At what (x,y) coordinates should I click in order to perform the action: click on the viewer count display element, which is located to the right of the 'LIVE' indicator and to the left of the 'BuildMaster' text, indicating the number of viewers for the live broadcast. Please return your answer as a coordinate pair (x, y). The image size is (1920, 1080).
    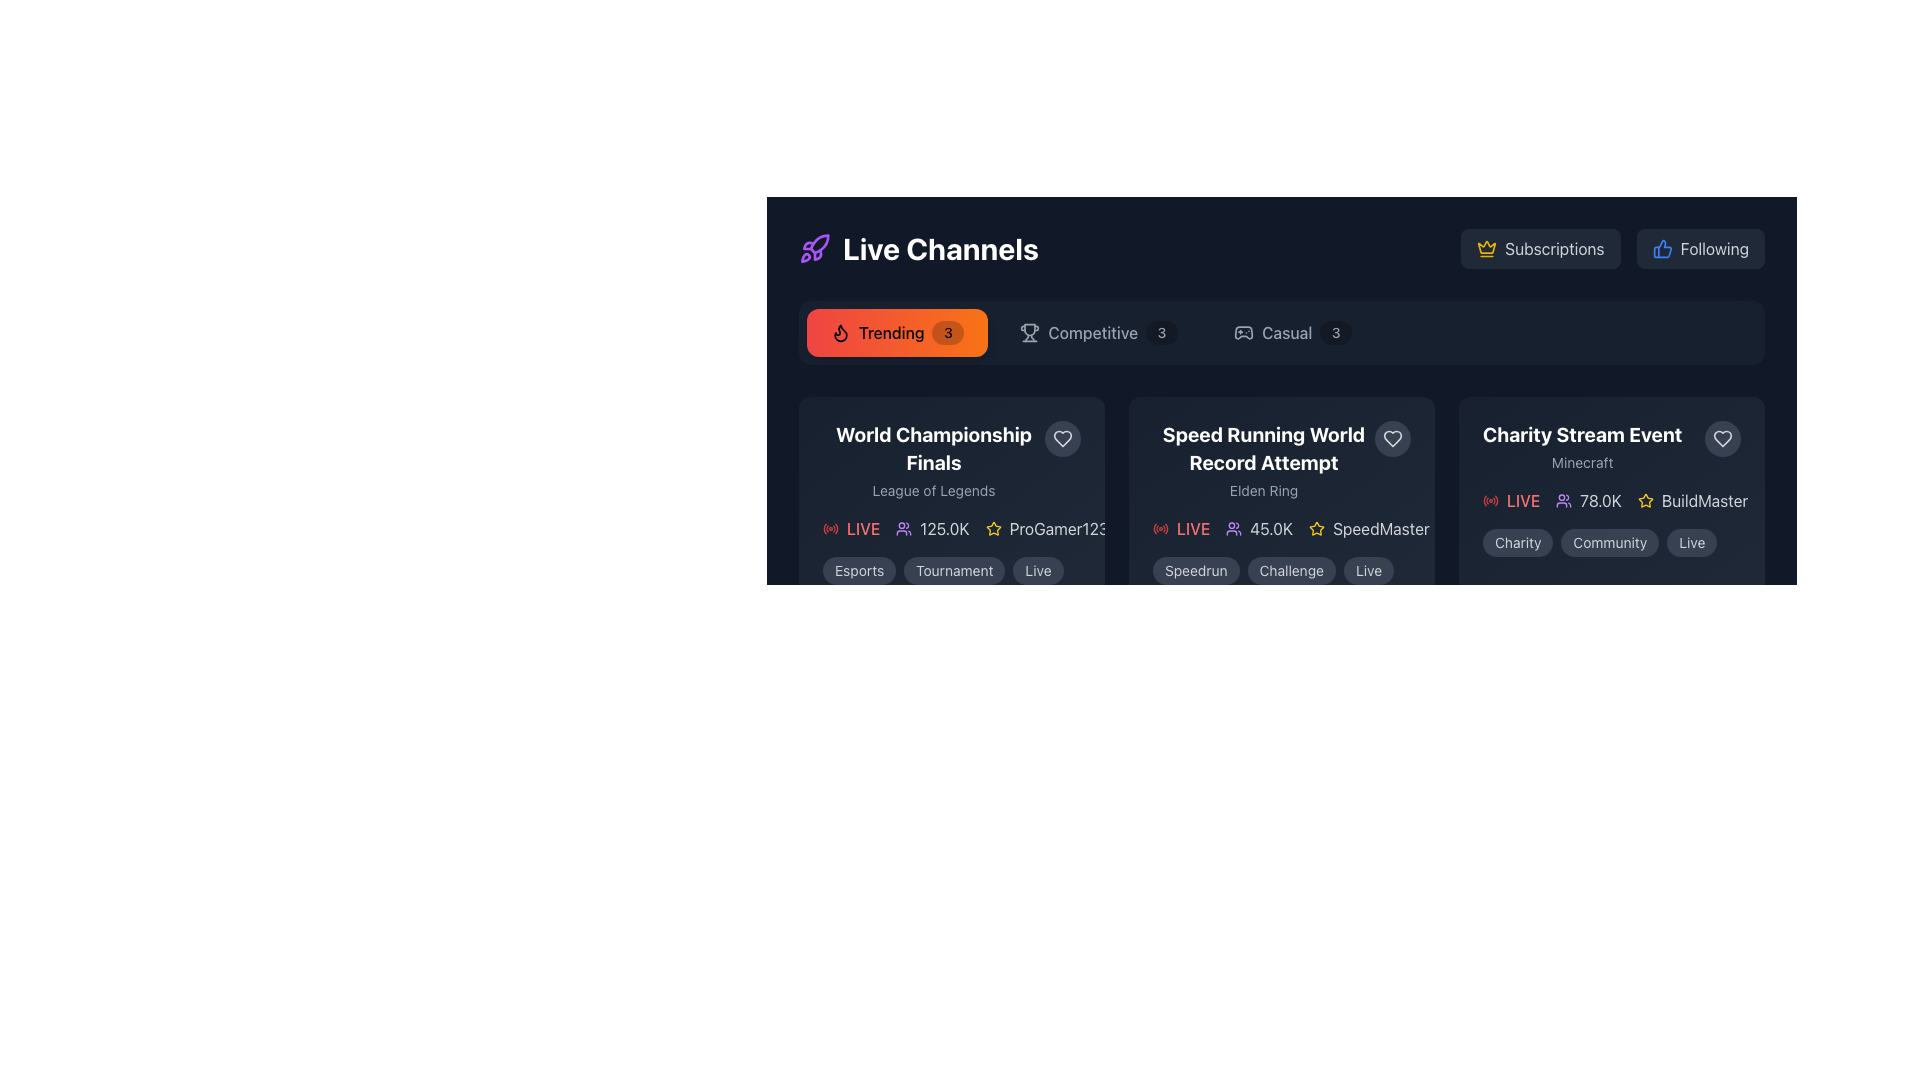
    Looking at the image, I should click on (1588, 500).